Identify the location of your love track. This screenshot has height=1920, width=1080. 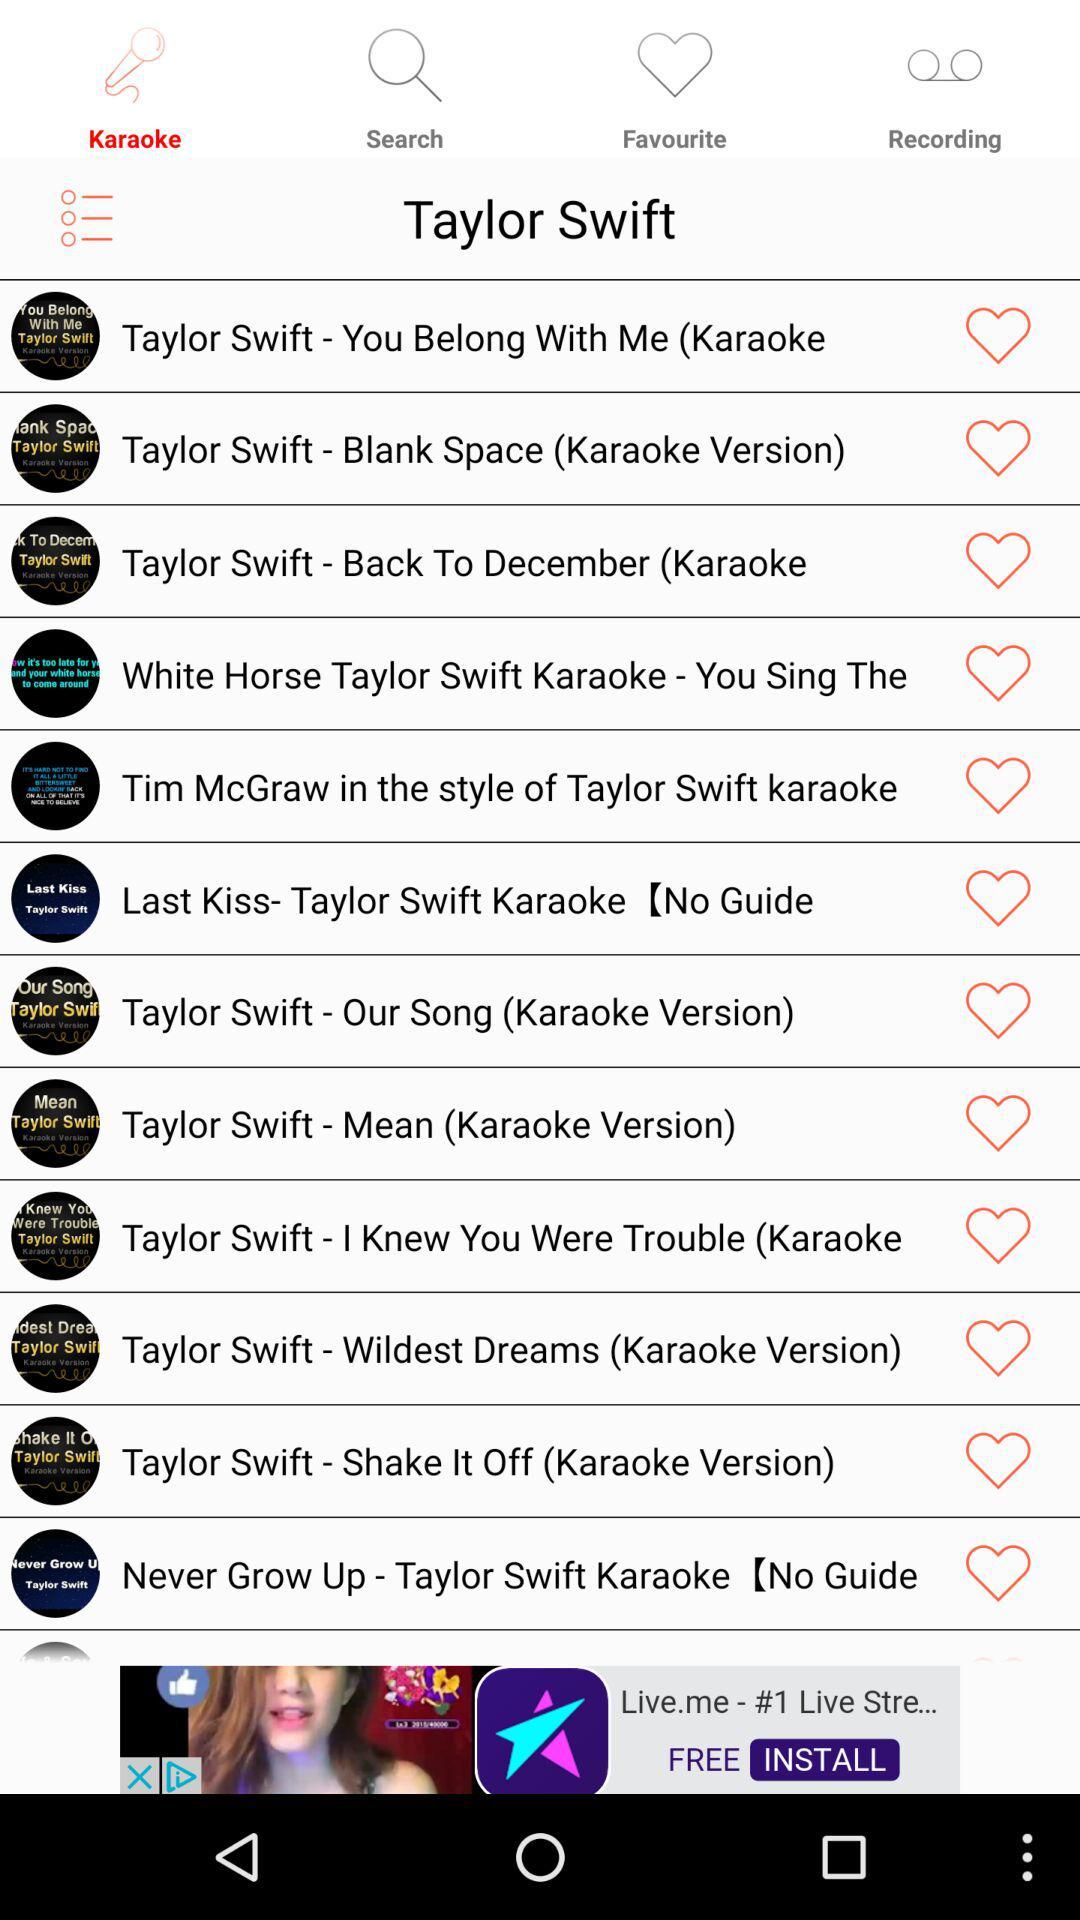
(998, 1460).